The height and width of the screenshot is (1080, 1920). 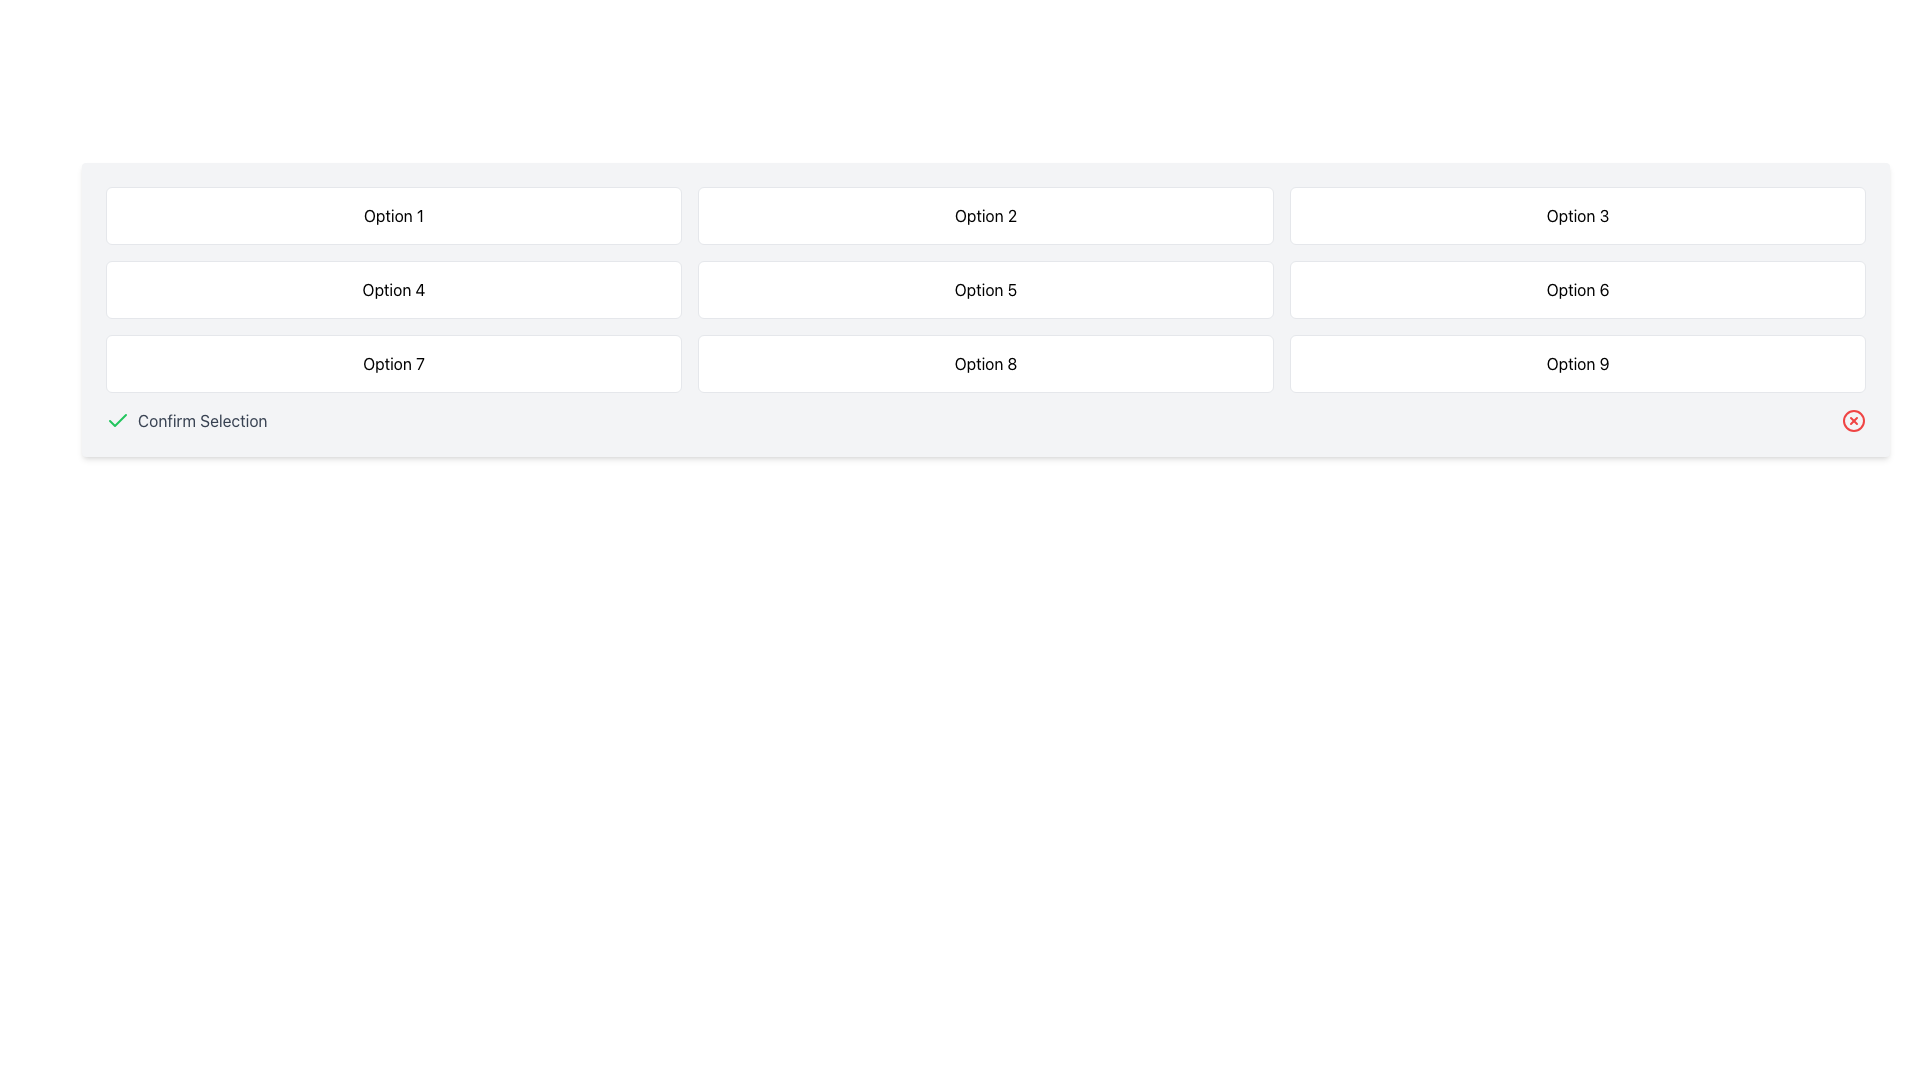 What do you see at coordinates (985, 216) in the screenshot?
I see `the button representing 'Option 2', which is located in the second position of the first row within a 3-column grid layout, situated between 'Option 1' and 'Option 3'` at bounding box center [985, 216].